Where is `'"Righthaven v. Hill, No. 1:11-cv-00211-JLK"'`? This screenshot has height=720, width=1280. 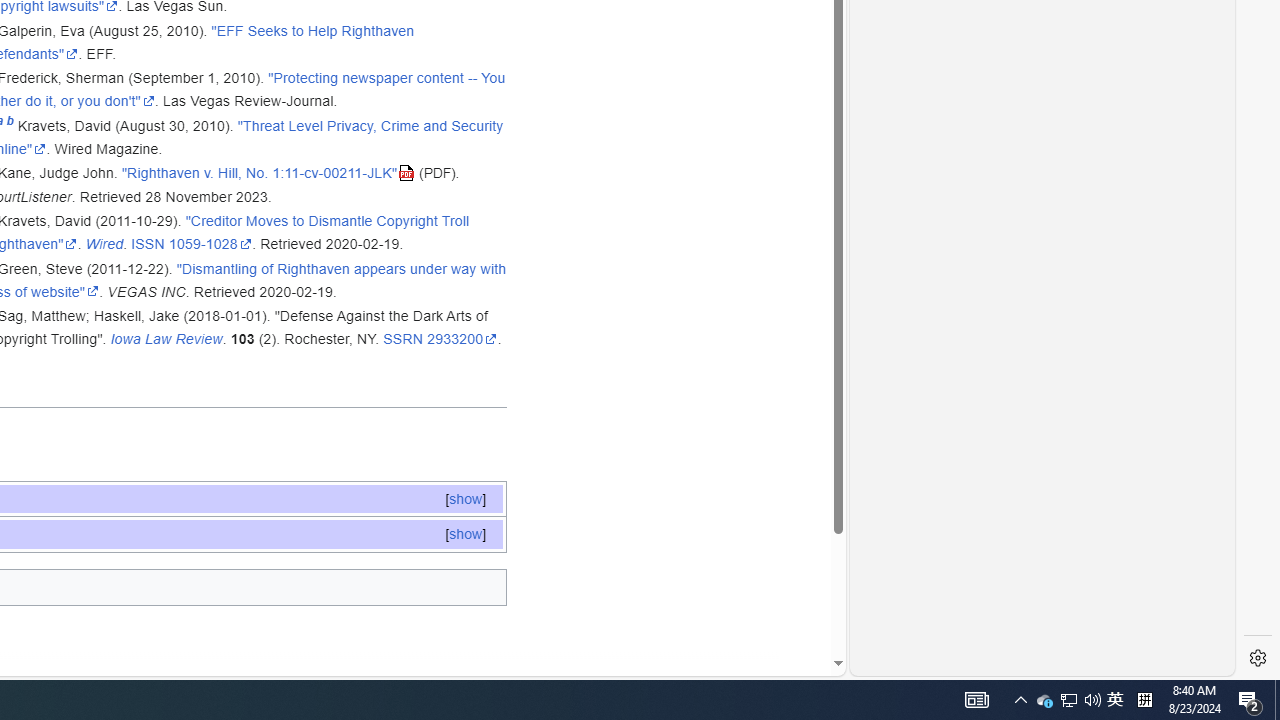
'"Righthaven v. Hill, No. 1:11-cv-00211-JLK"' is located at coordinates (267, 172).